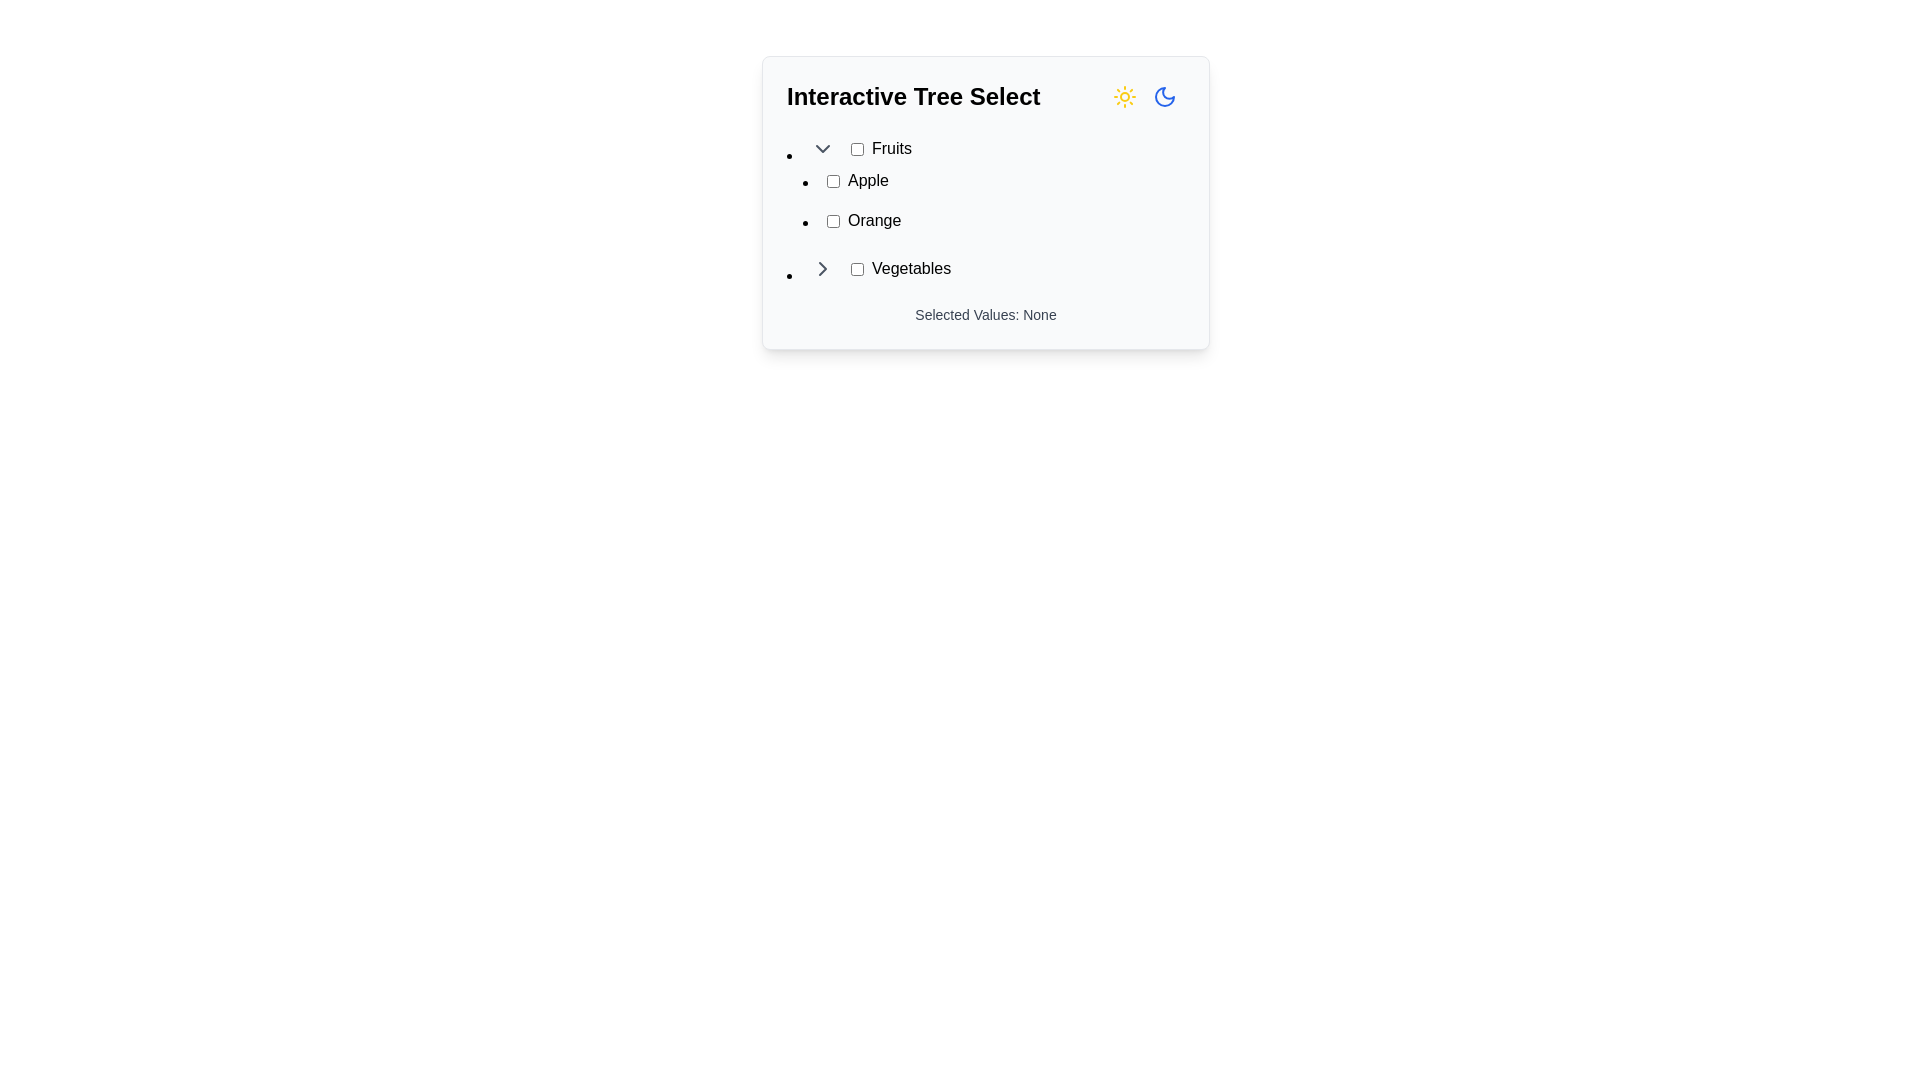 The height and width of the screenshot is (1080, 1920). What do you see at coordinates (822, 148) in the screenshot?
I see `the Dropdown toggle icon for the 'Fruits' category` at bounding box center [822, 148].